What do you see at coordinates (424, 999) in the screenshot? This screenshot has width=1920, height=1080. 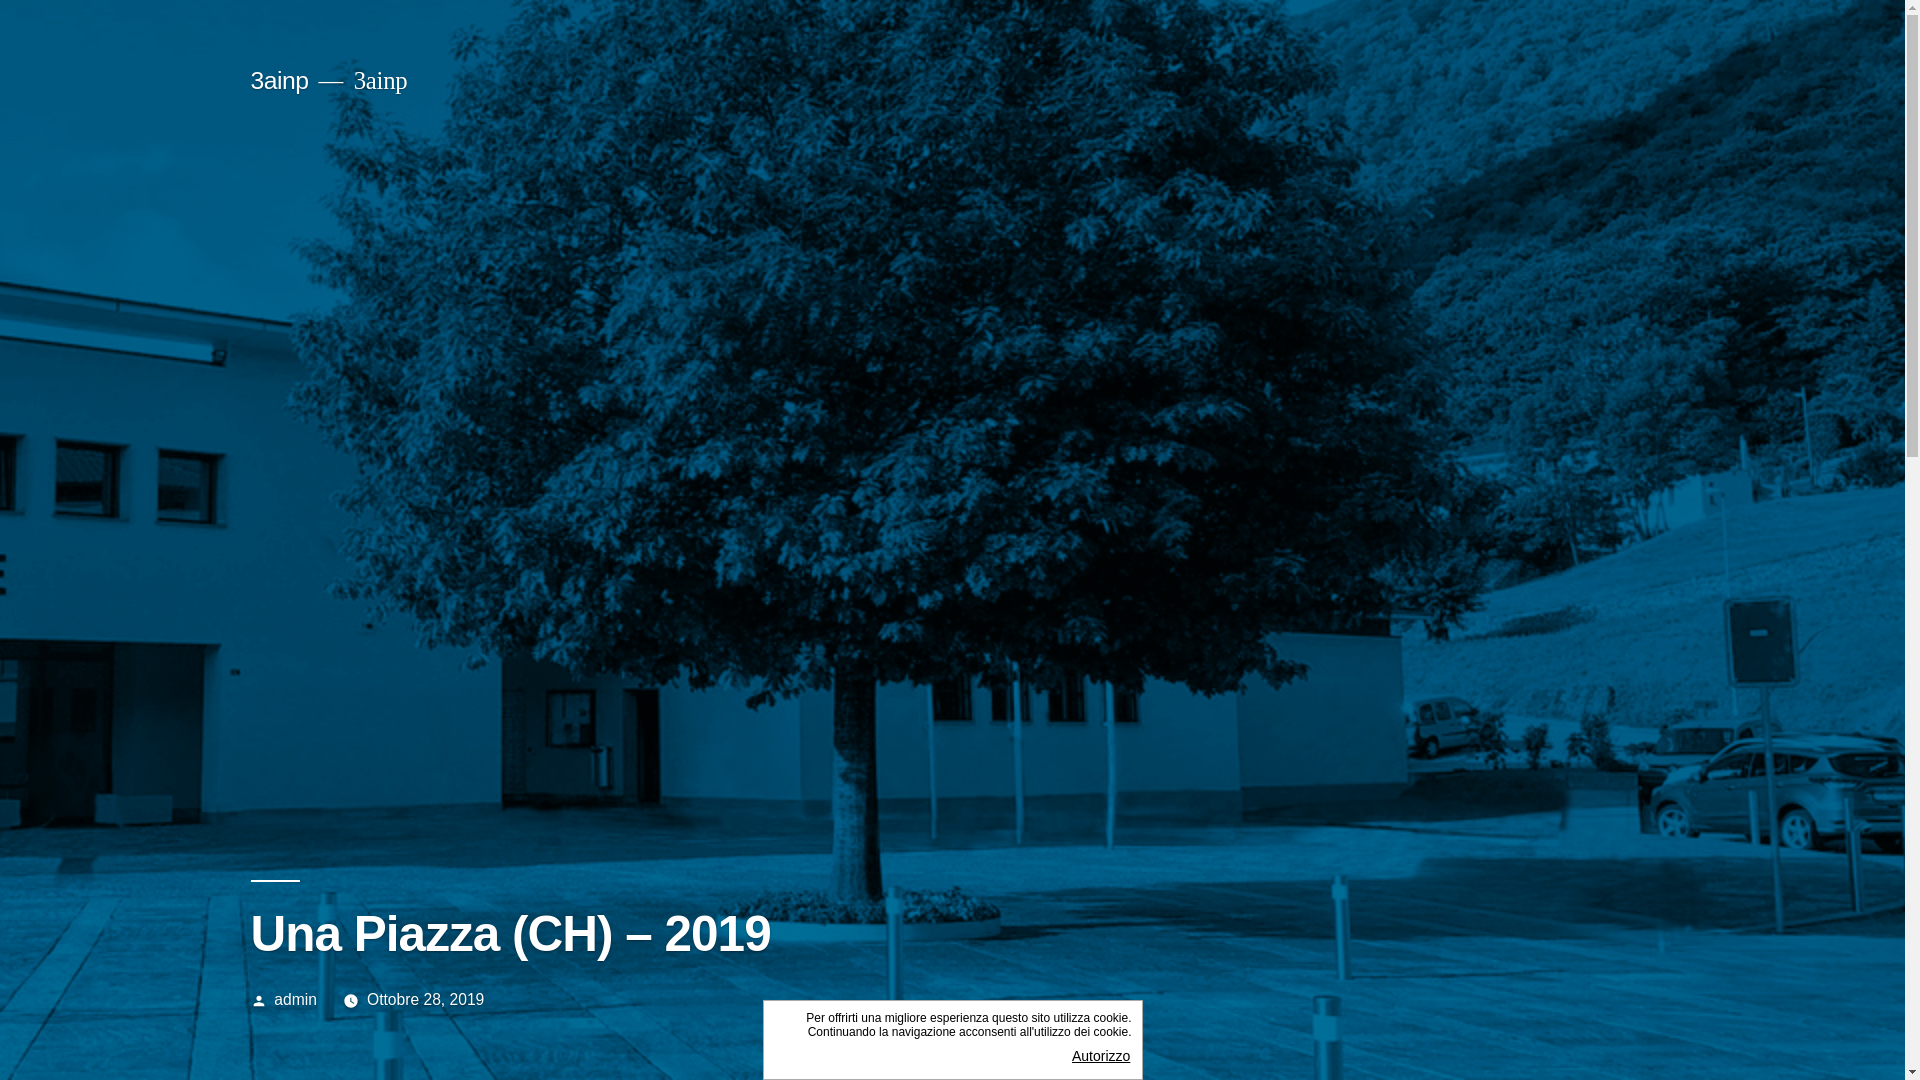 I see `'Ottobre 28, 2019'` at bounding box center [424, 999].